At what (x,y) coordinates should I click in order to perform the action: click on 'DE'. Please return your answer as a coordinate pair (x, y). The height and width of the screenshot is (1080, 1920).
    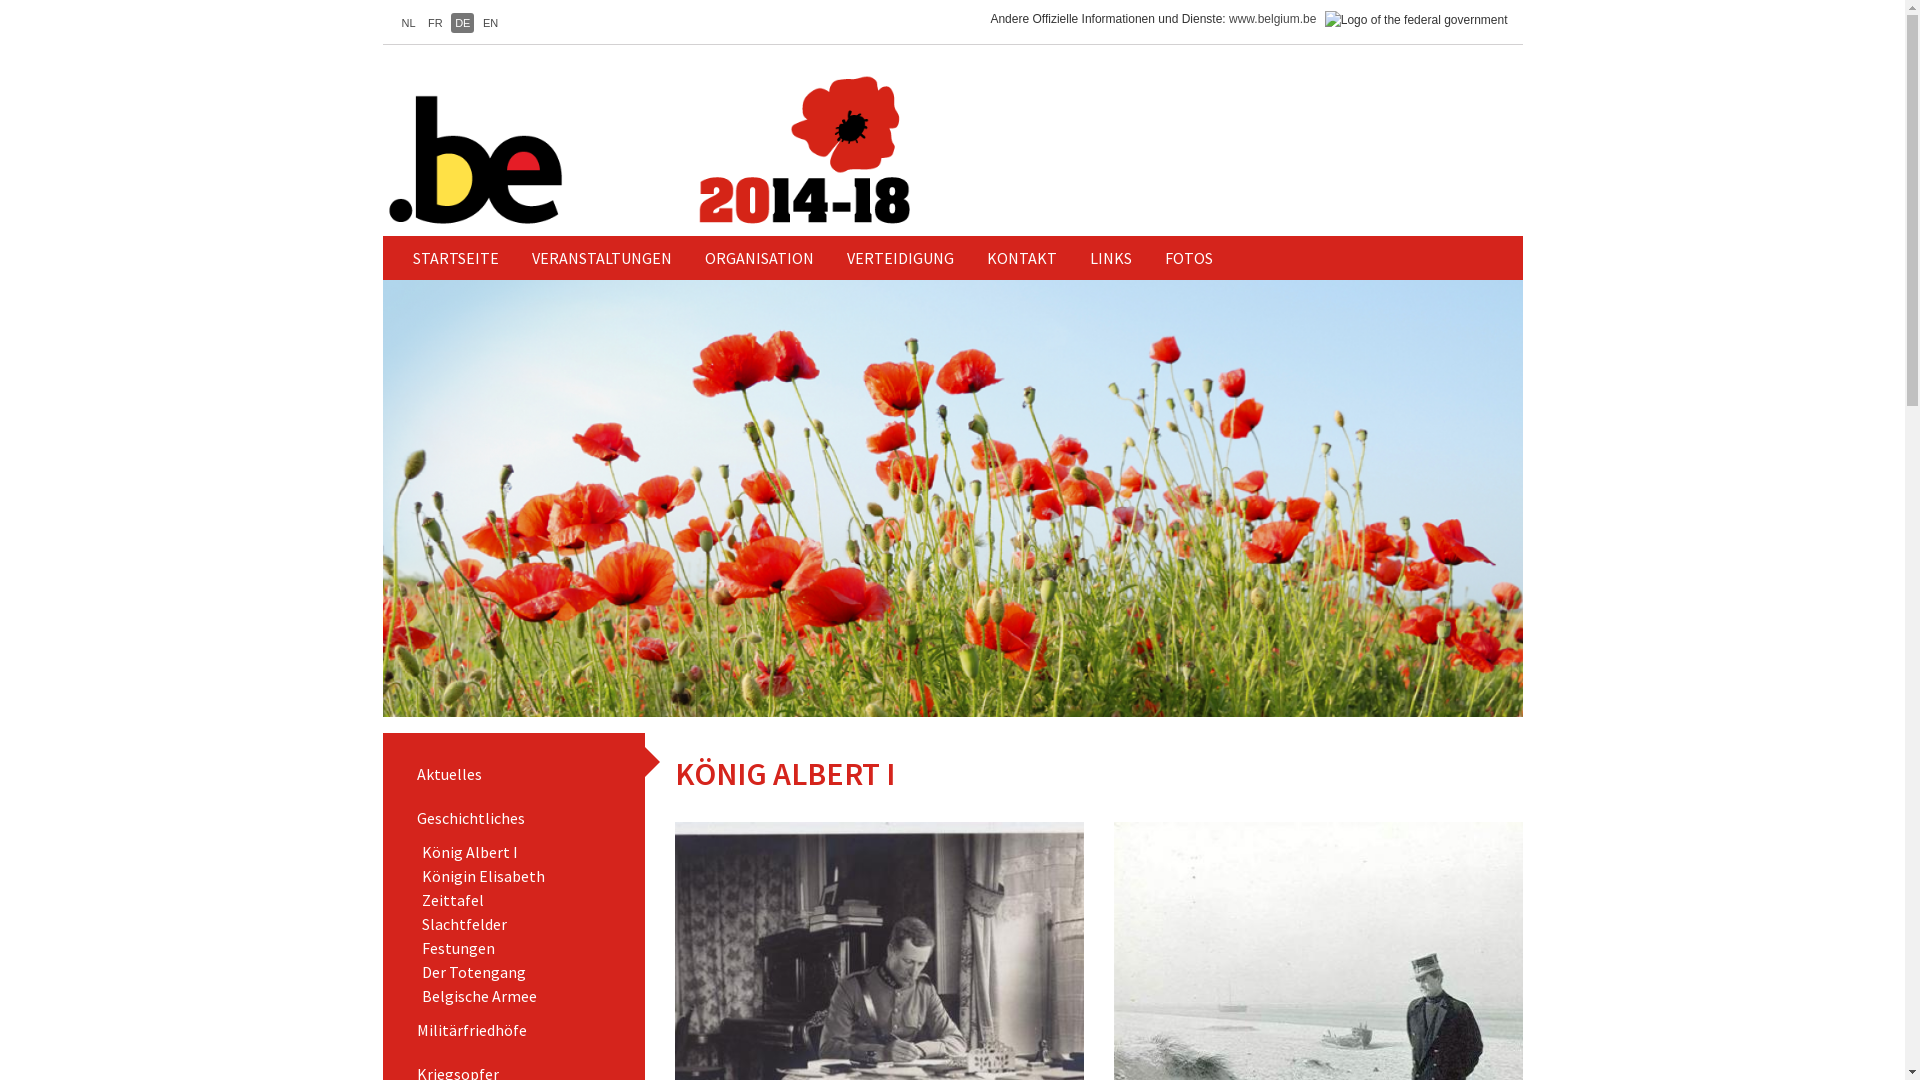
    Looking at the image, I should click on (461, 23).